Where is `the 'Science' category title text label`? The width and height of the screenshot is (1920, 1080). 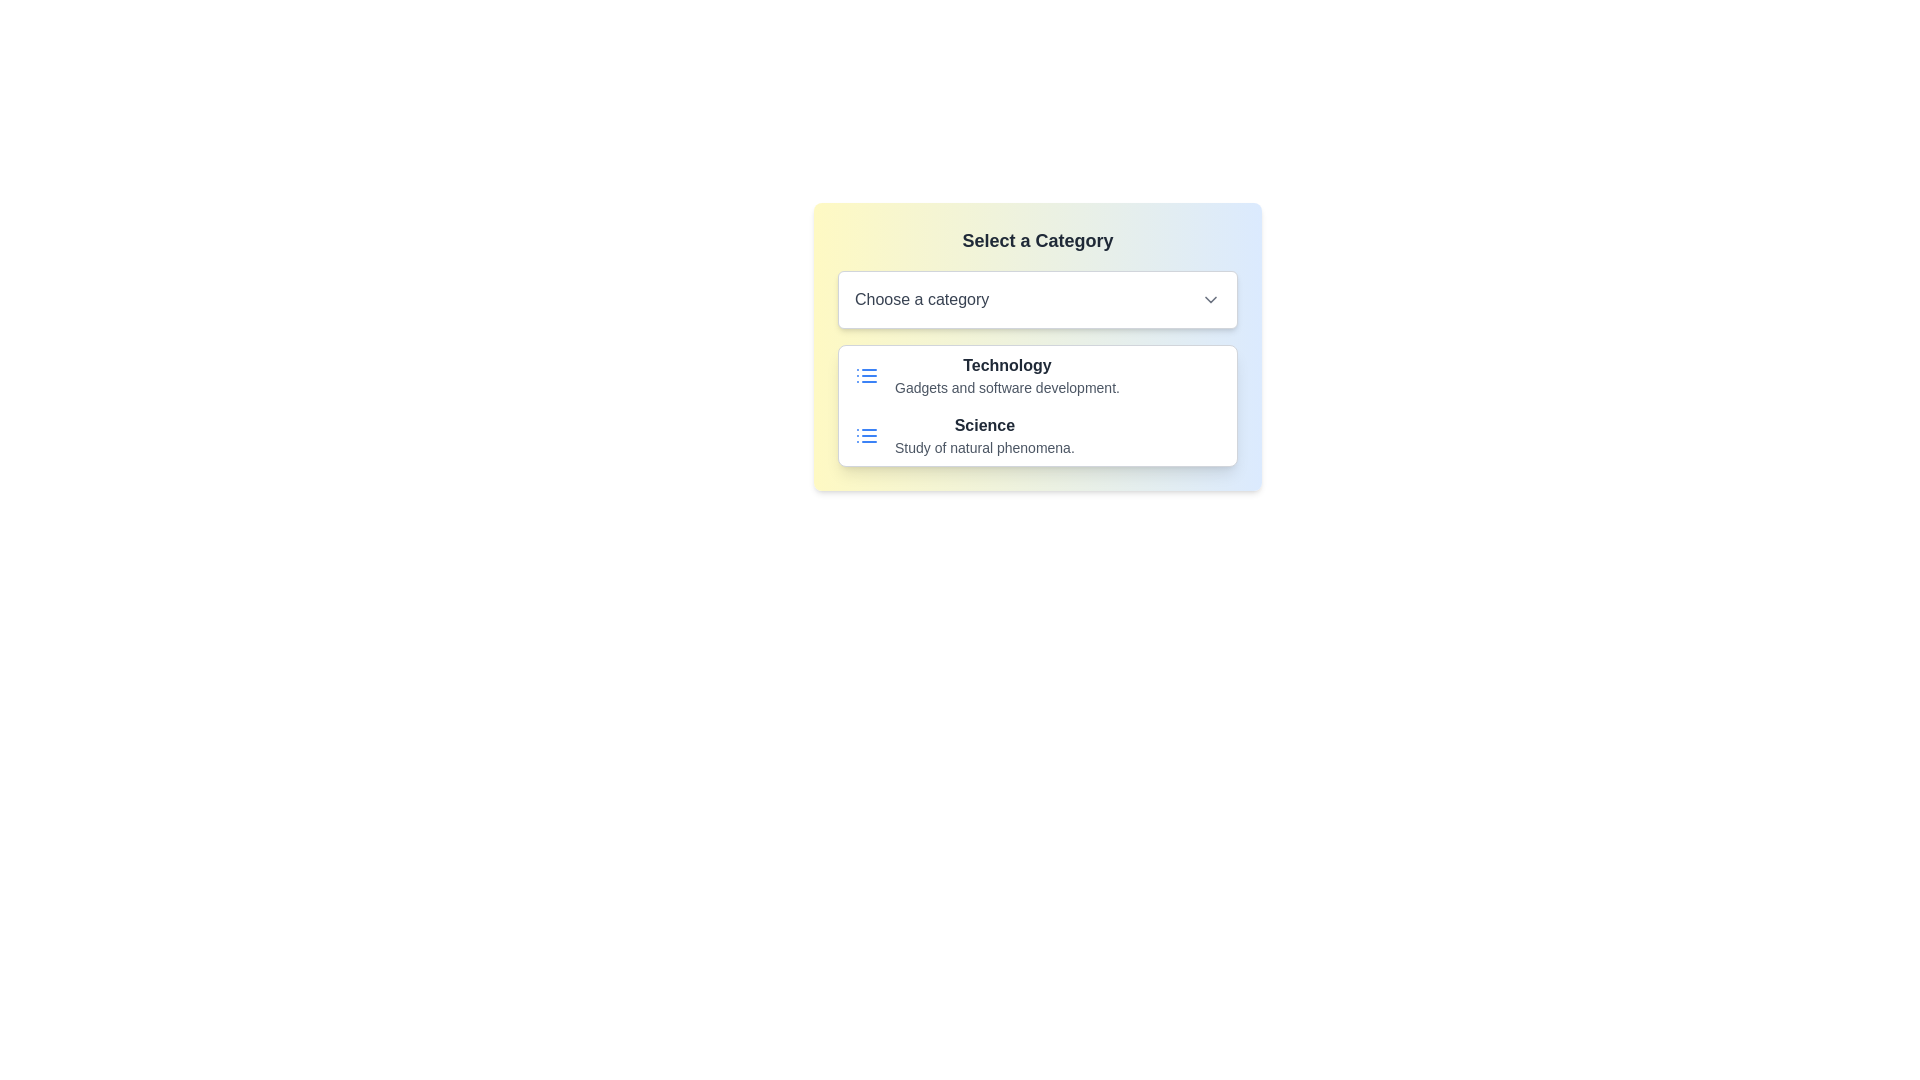 the 'Science' category title text label is located at coordinates (984, 424).